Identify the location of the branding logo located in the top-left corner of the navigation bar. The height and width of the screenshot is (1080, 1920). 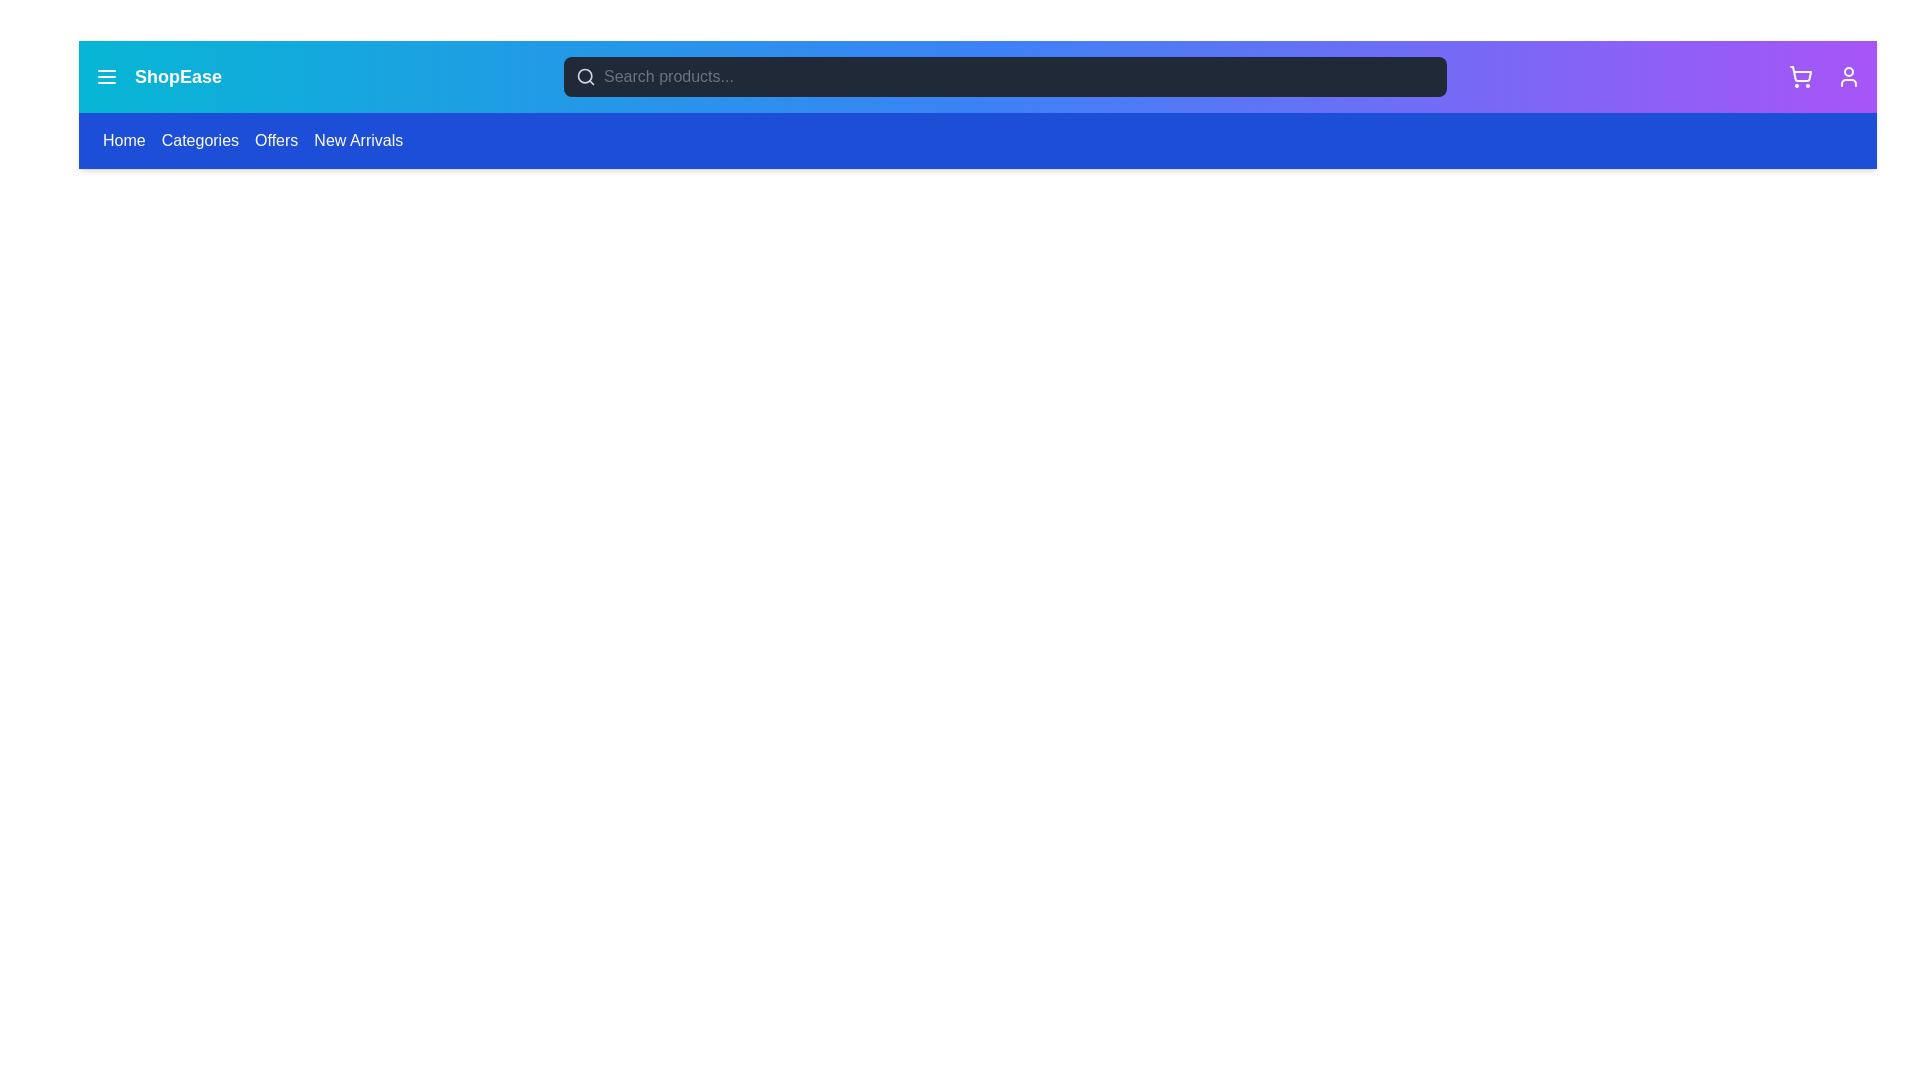
(157, 76).